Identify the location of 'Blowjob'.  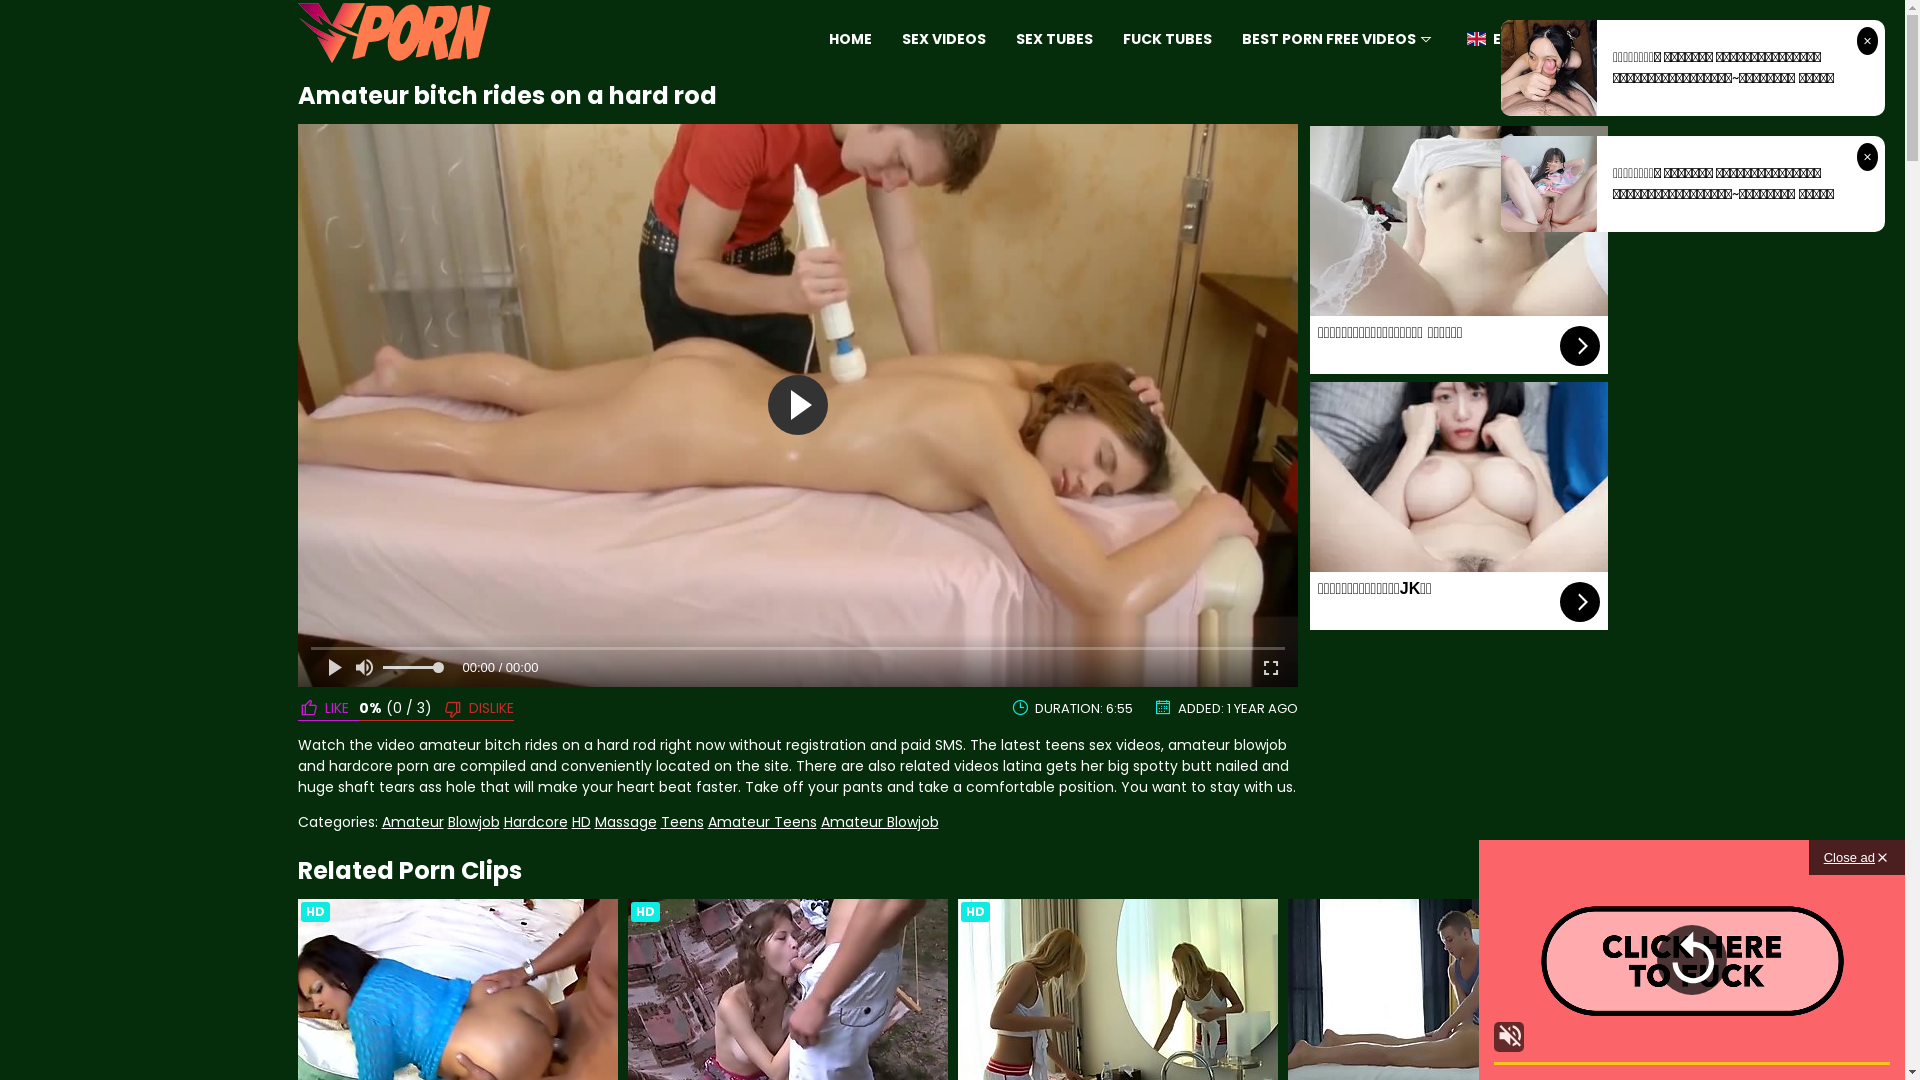
(446, 821).